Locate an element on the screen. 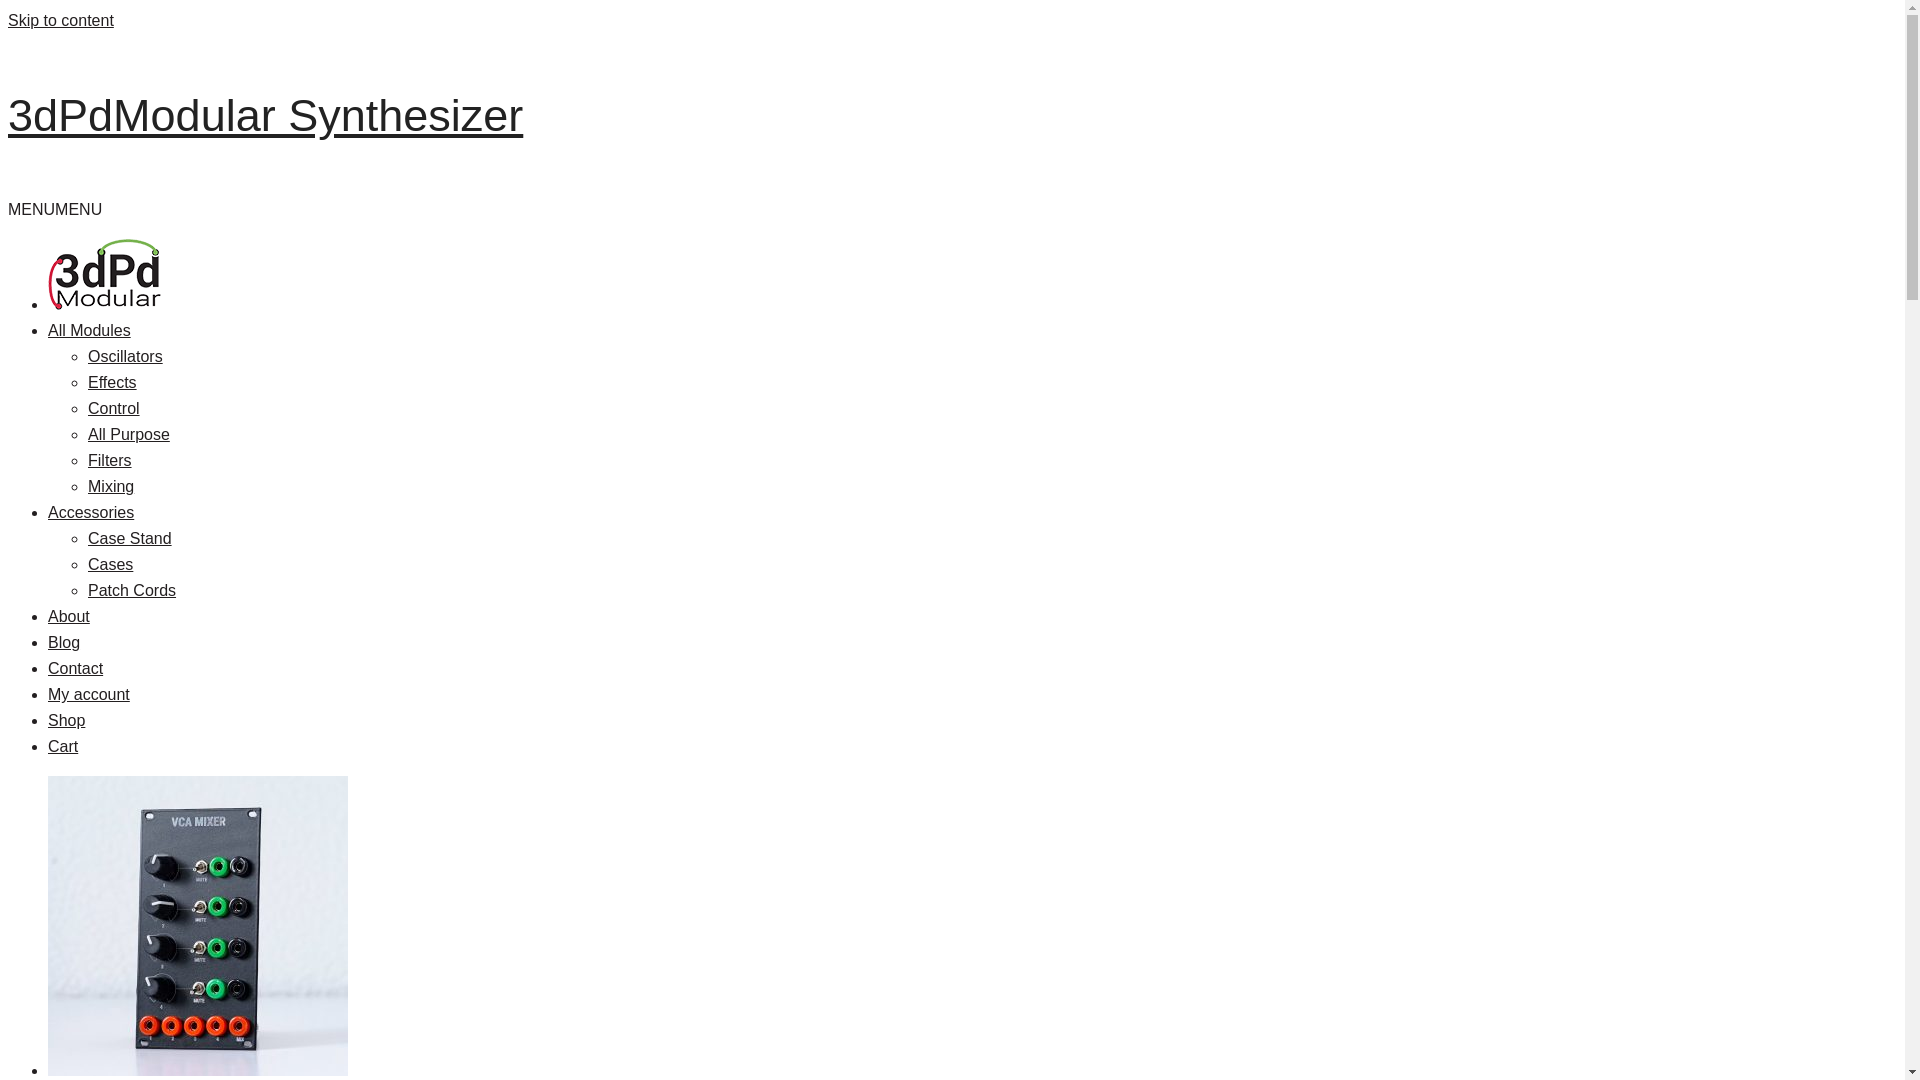  'Control' is located at coordinates (86, 407).